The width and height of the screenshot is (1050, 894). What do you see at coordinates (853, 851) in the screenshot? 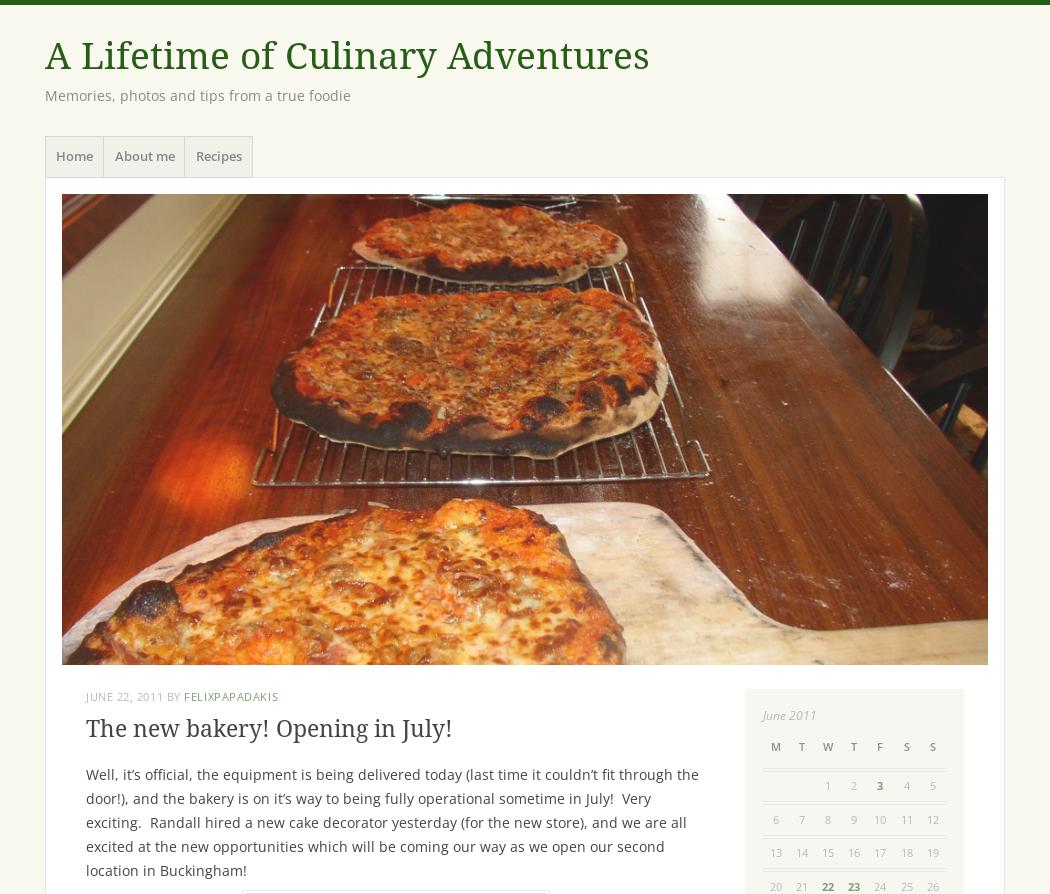
I see `'16'` at bounding box center [853, 851].